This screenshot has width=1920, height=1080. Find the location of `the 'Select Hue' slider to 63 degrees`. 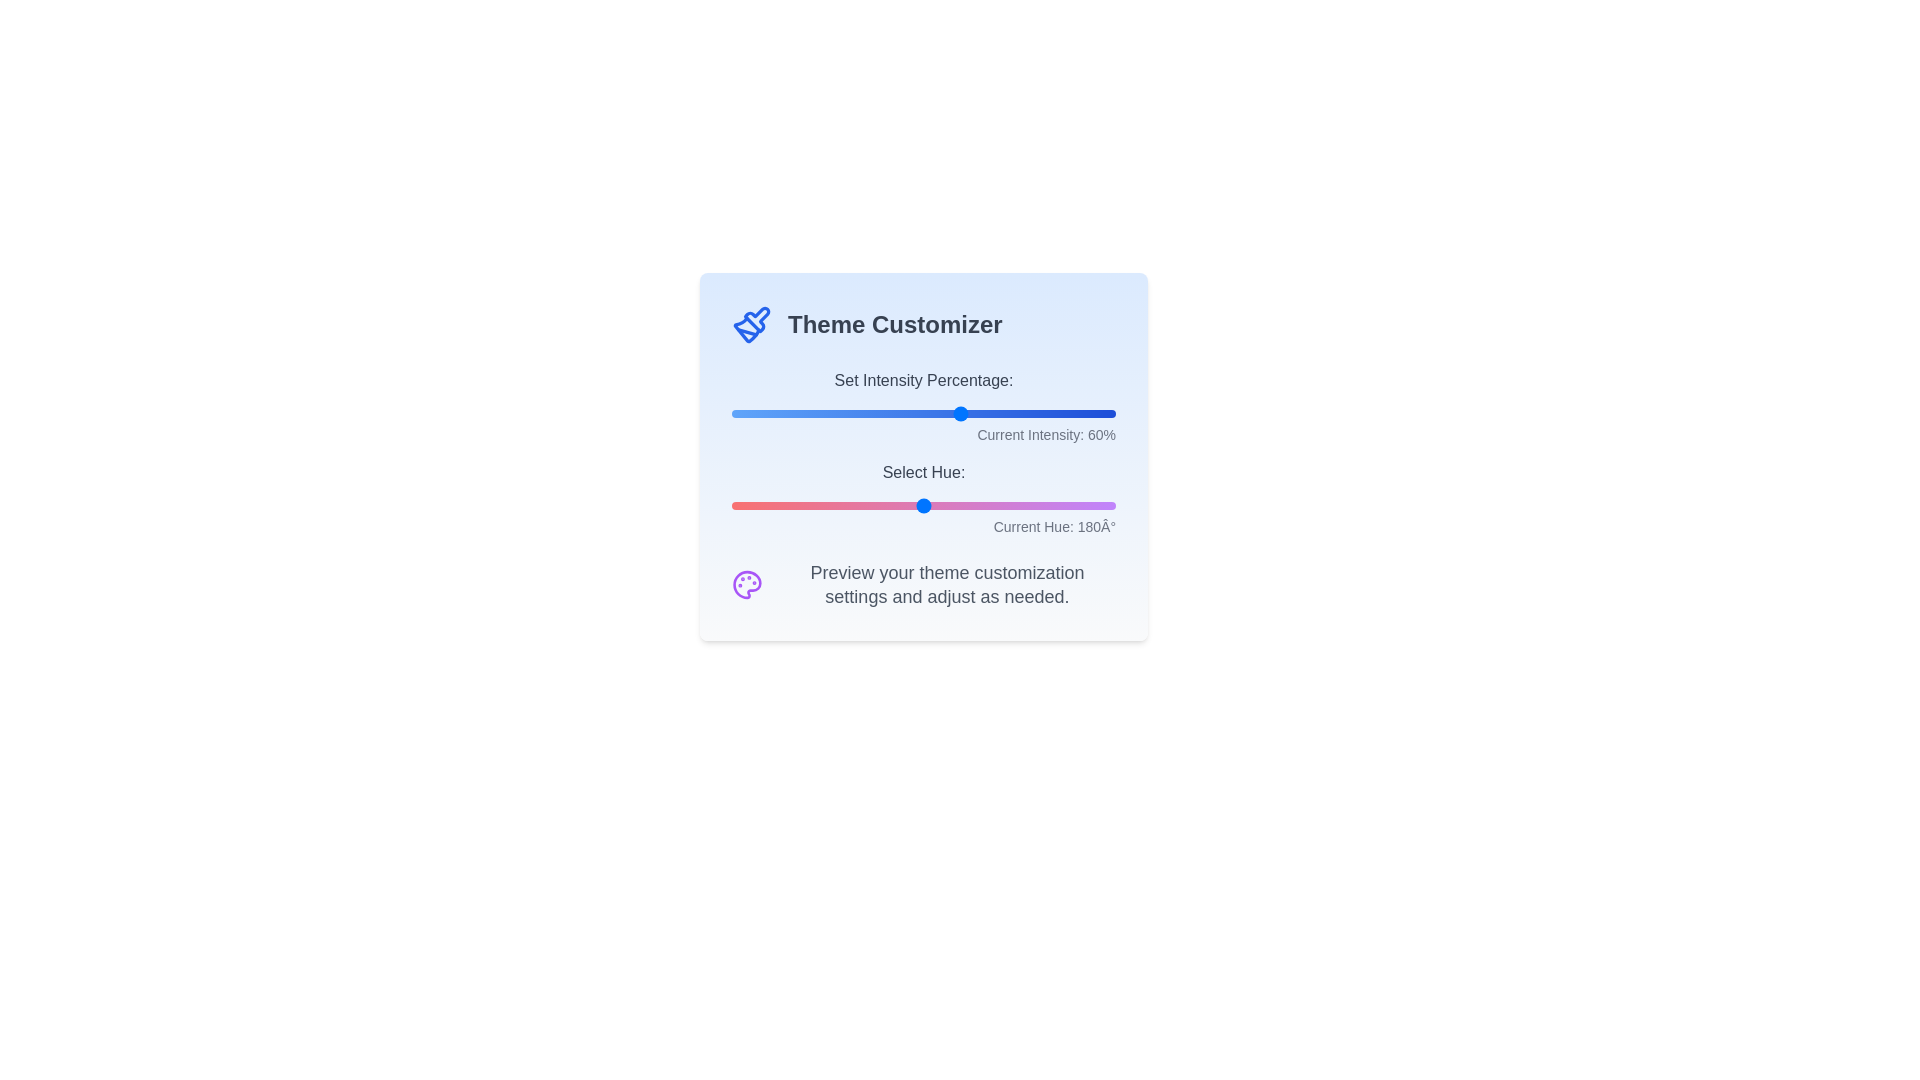

the 'Select Hue' slider to 63 degrees is located at coordinates (798, 504).